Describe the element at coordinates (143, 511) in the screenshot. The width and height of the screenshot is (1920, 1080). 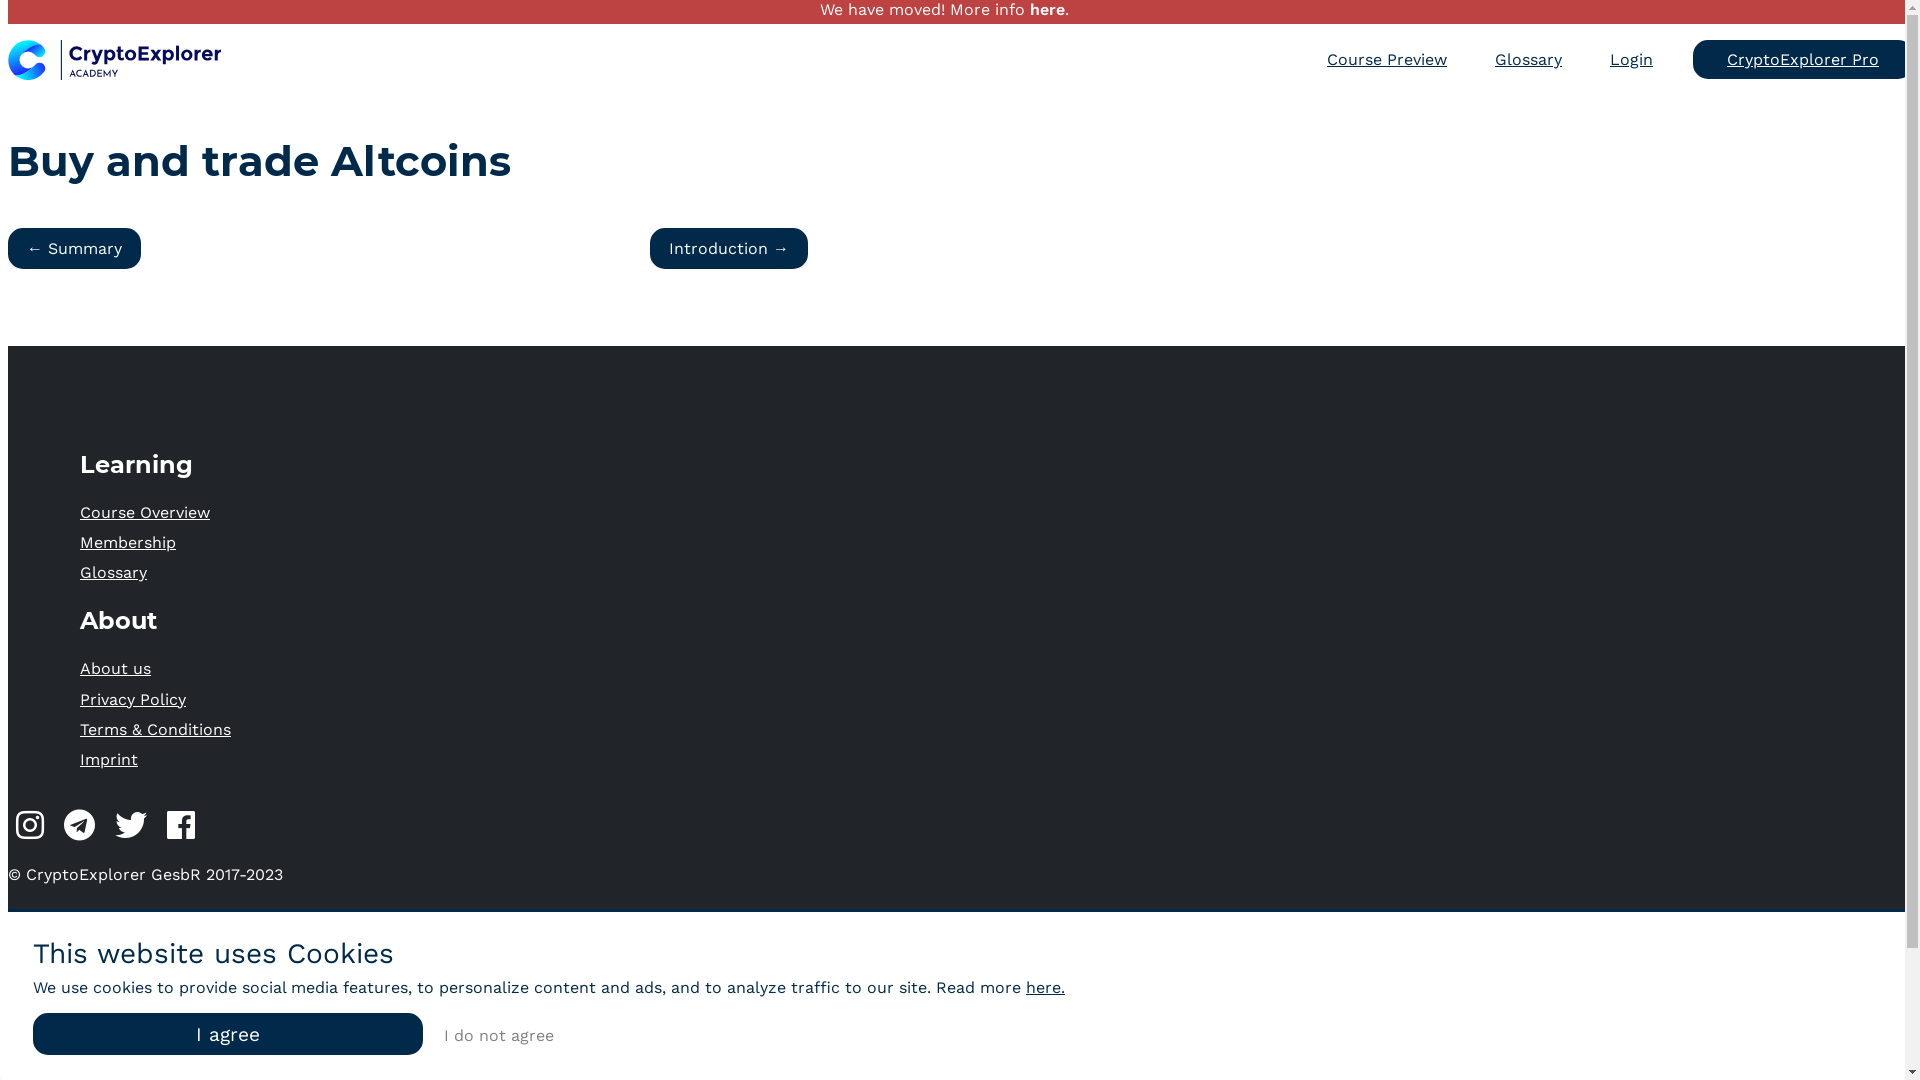
I see `'Course Overview'` at that location.